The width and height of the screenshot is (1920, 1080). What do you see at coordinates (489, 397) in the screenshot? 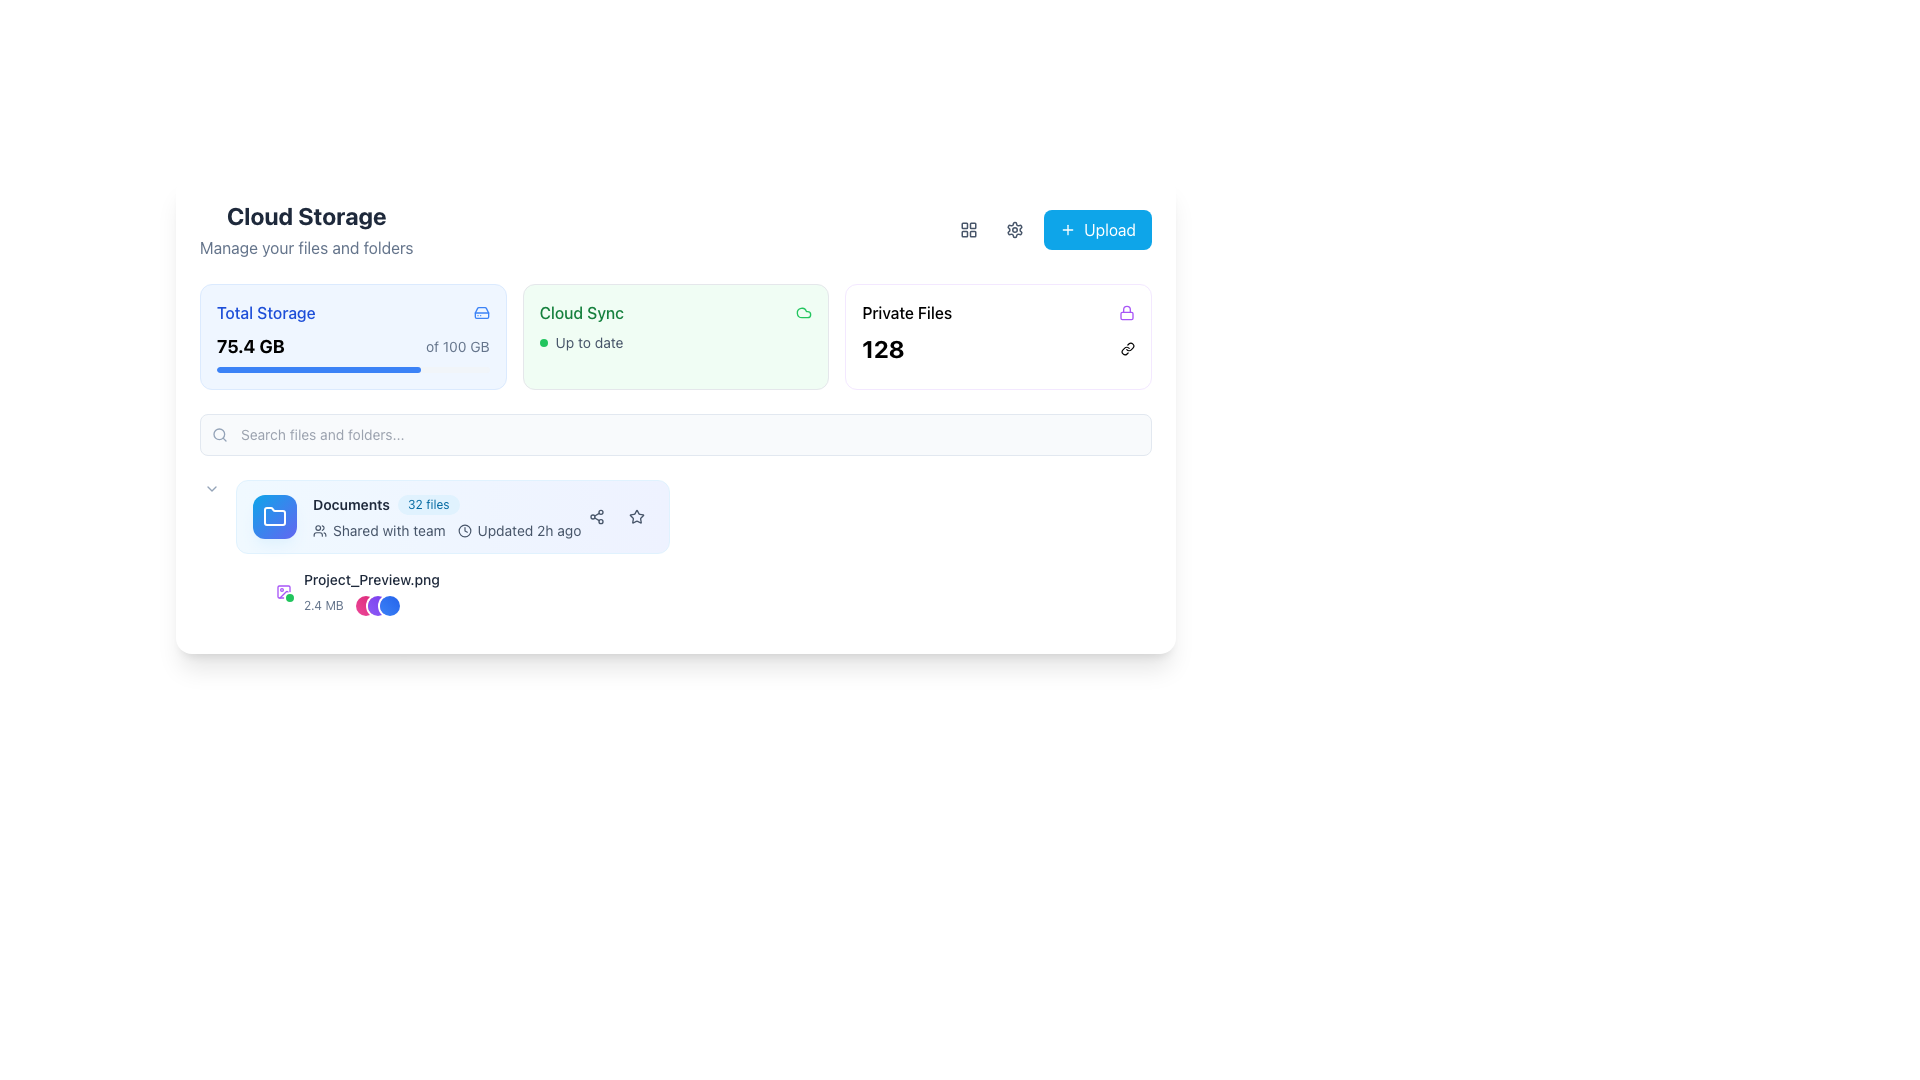
I see `the progress bar, which is a horizontal bar with a gray background and a blue filled portion, located below the 'Cloud Sync' and '75.4 GB of 100 GB' indicators` at bounding box center [489, 397].